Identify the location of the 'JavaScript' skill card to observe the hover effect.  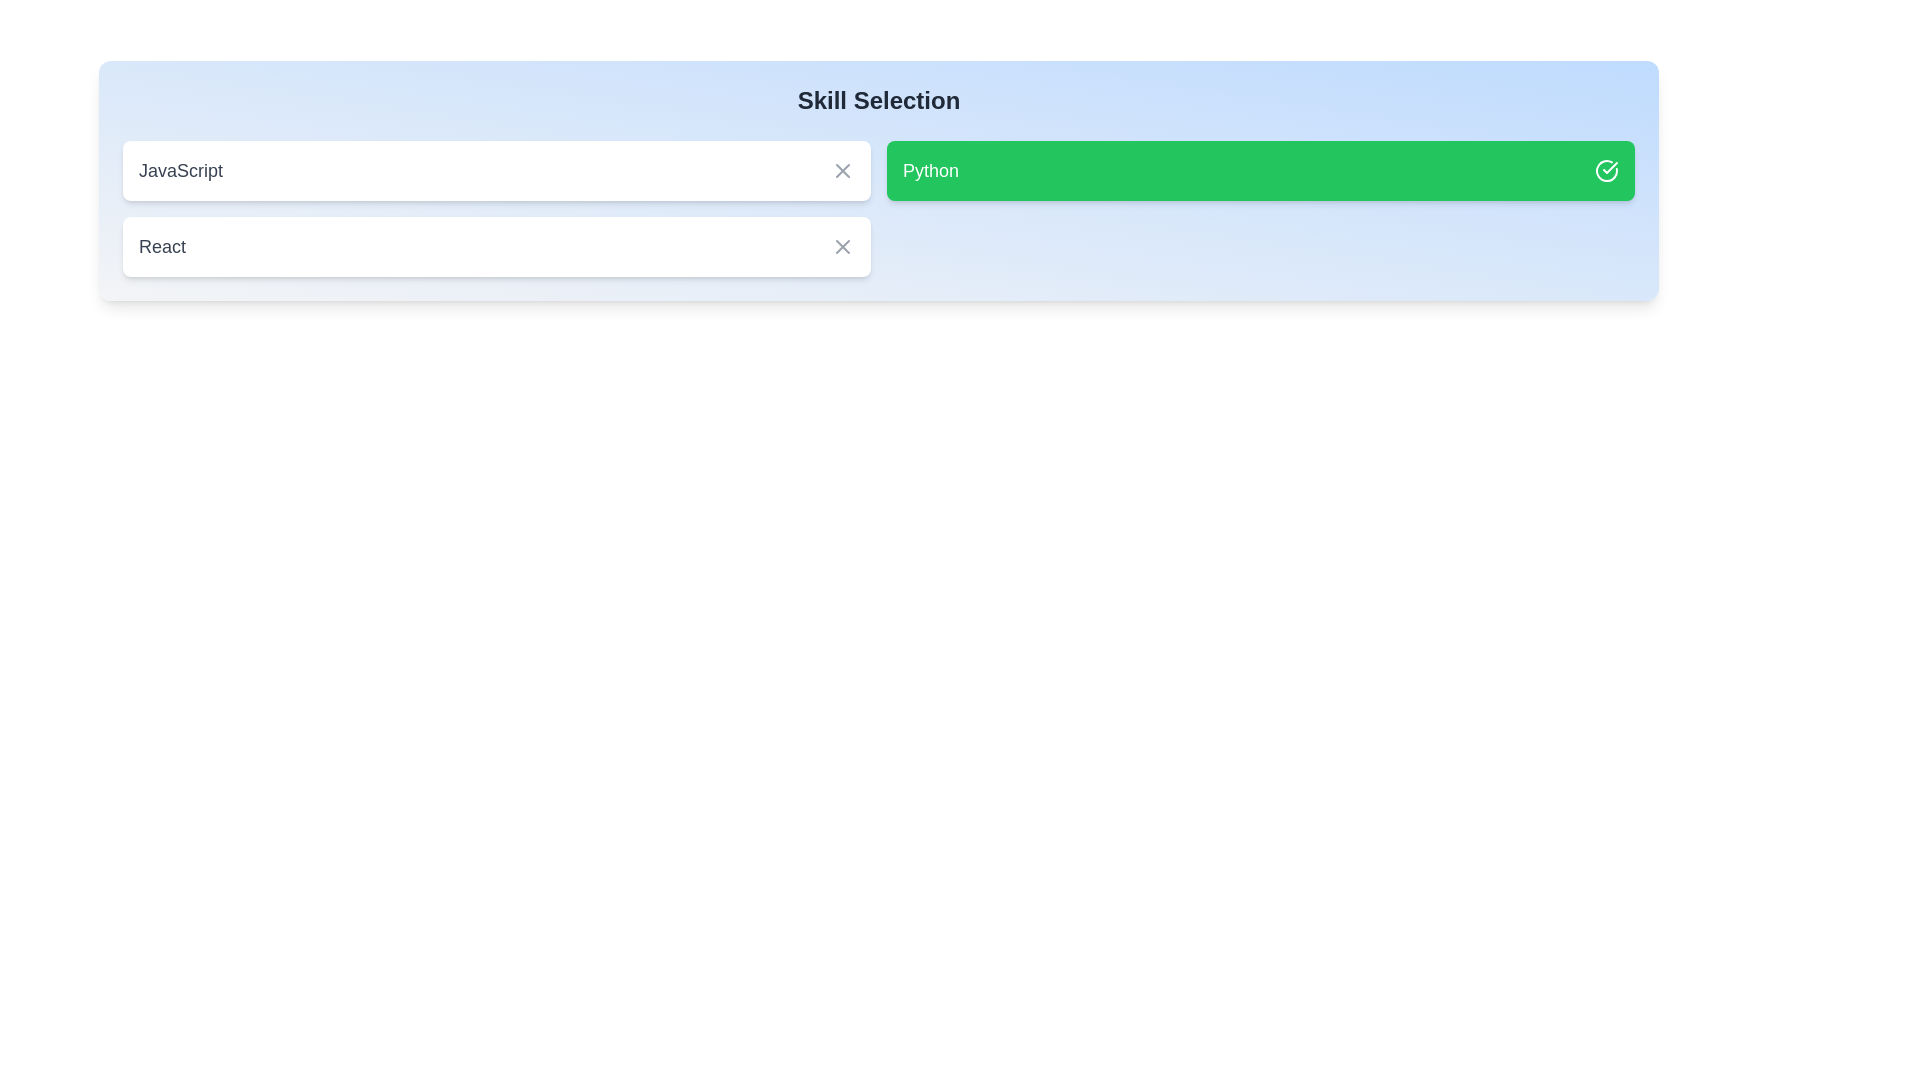
(497, 169).